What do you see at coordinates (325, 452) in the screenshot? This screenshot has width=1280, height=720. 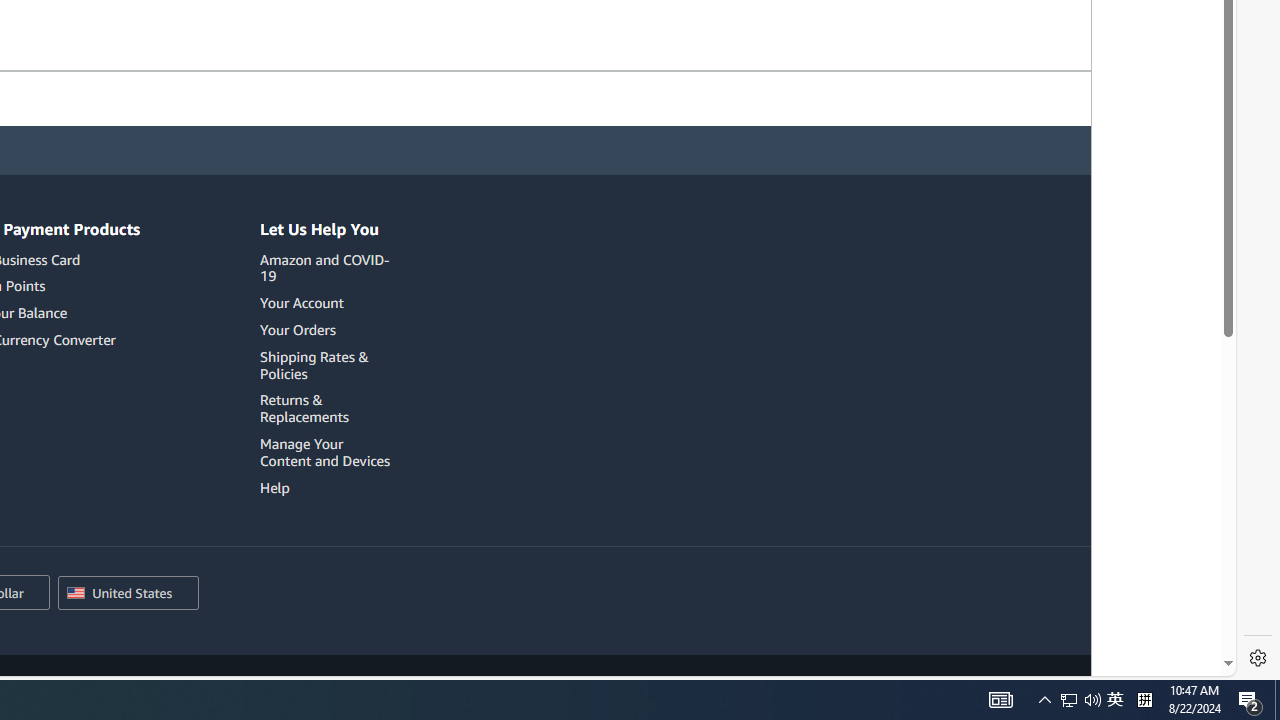 I see `'Manage Your Content and Devices'` at bounding box center [325, 452].